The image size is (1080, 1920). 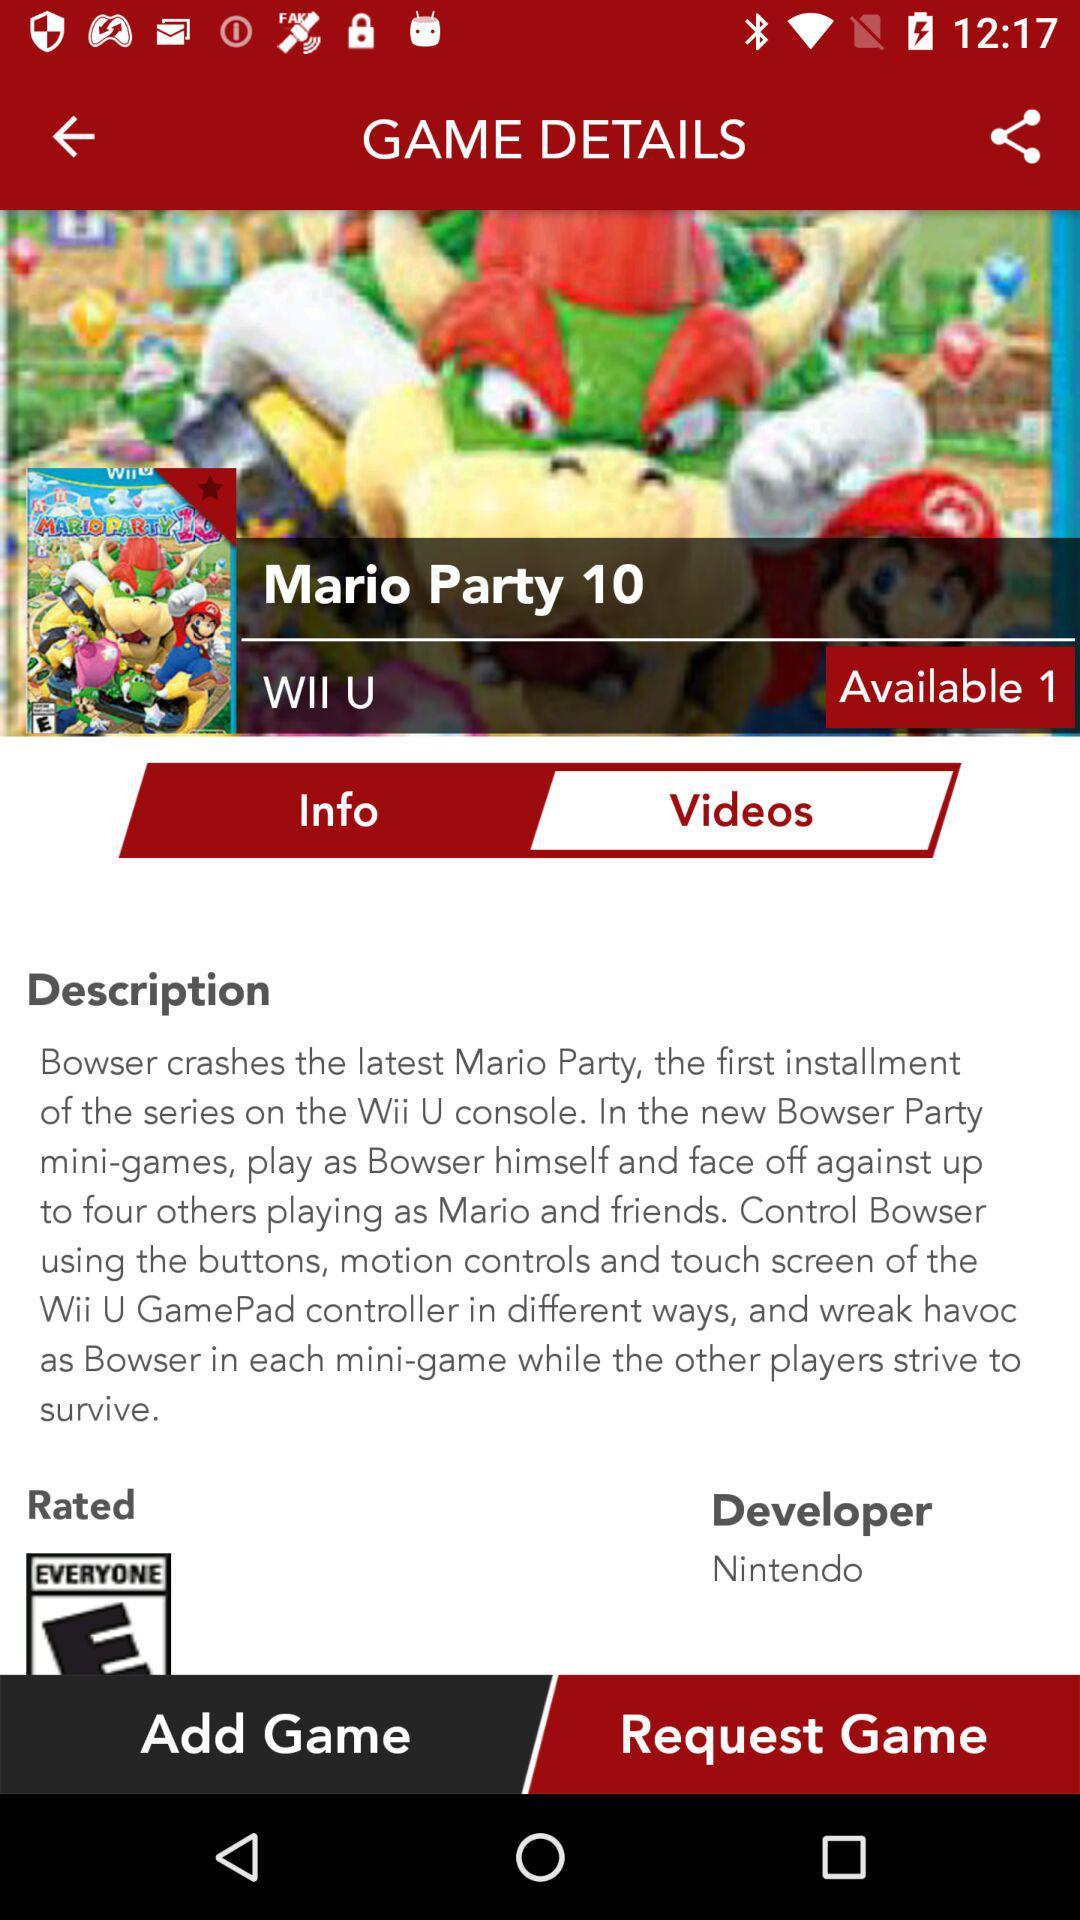 I want to click on the share icon, so click(x=1014, y=127).